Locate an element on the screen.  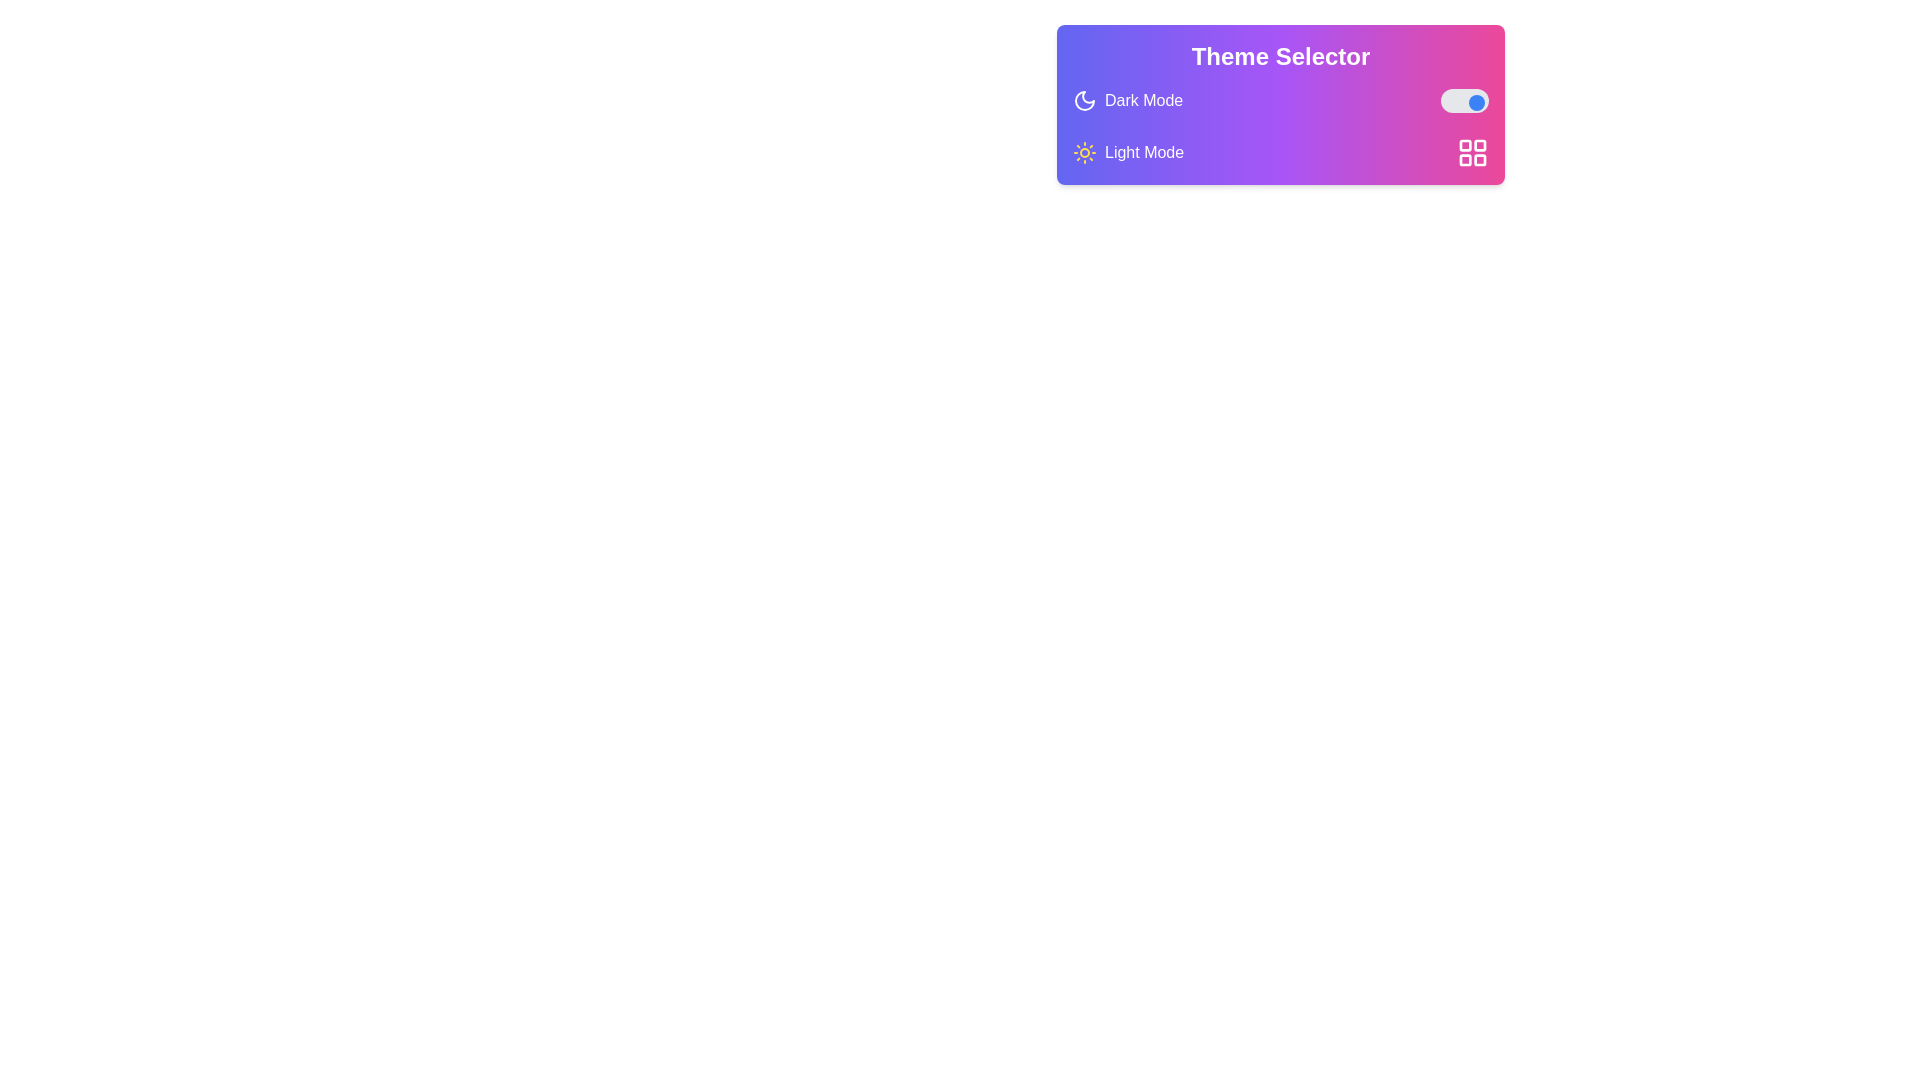
the 'Light Mode' label with icon, which features a sun symbol and is located within the 'Theme Selector' region is located at coordinates (1128, 152).